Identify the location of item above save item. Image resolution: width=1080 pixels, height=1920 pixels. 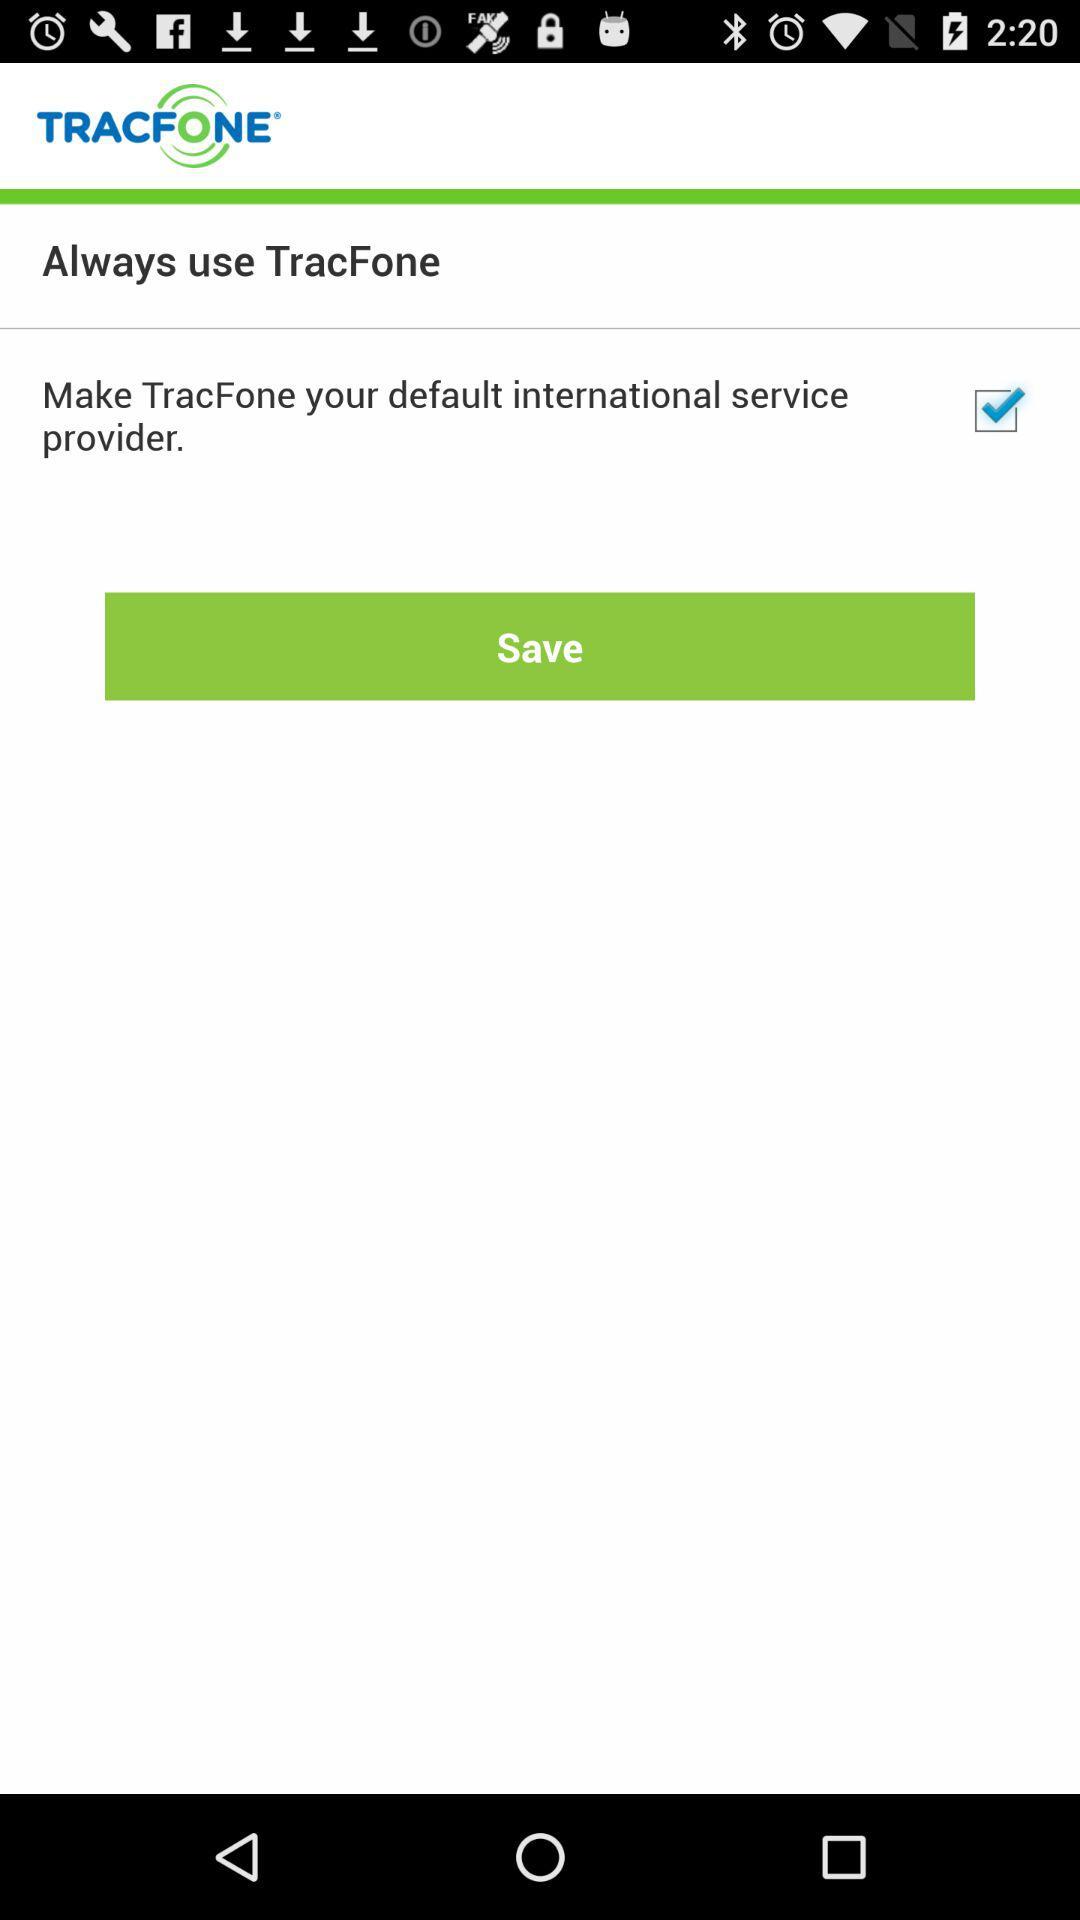
(995, 410).